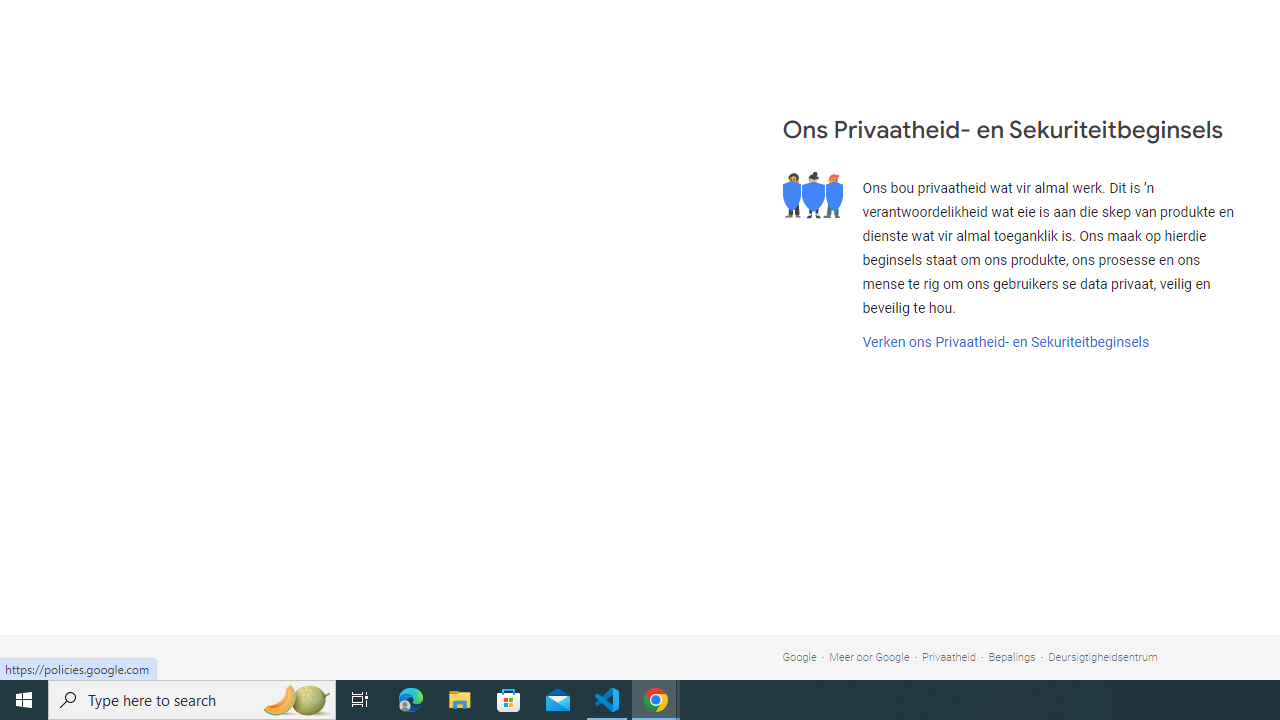 The height and width of the screenshot is (720, 1280). Describe the element at coordinates (1102, 657) in the screenshot. I see `'Deursigtigheidsentrum'` at that location.